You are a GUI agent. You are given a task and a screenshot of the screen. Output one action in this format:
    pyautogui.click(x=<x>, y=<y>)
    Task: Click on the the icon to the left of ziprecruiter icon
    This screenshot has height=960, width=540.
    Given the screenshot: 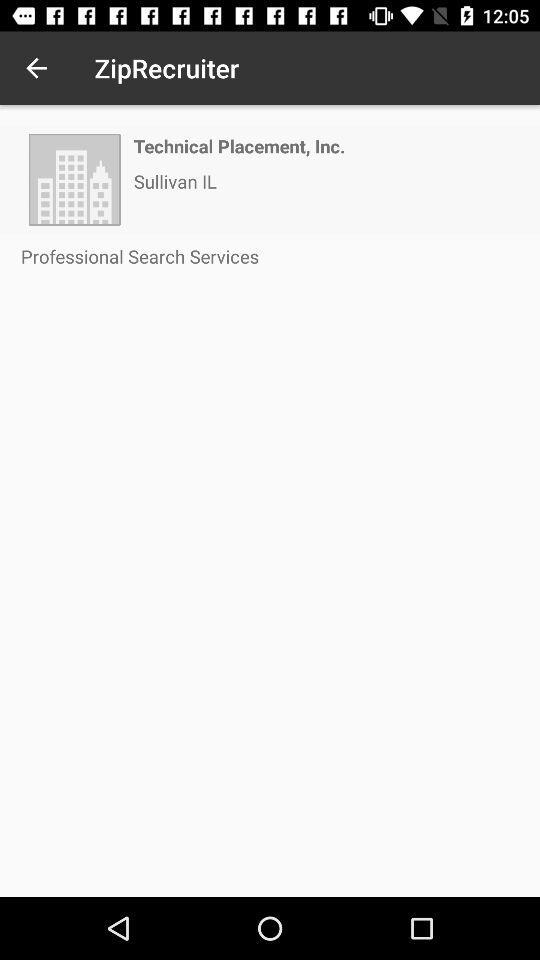 What is the action you would take?
    pyautogui.click(x=36, y=68)
    